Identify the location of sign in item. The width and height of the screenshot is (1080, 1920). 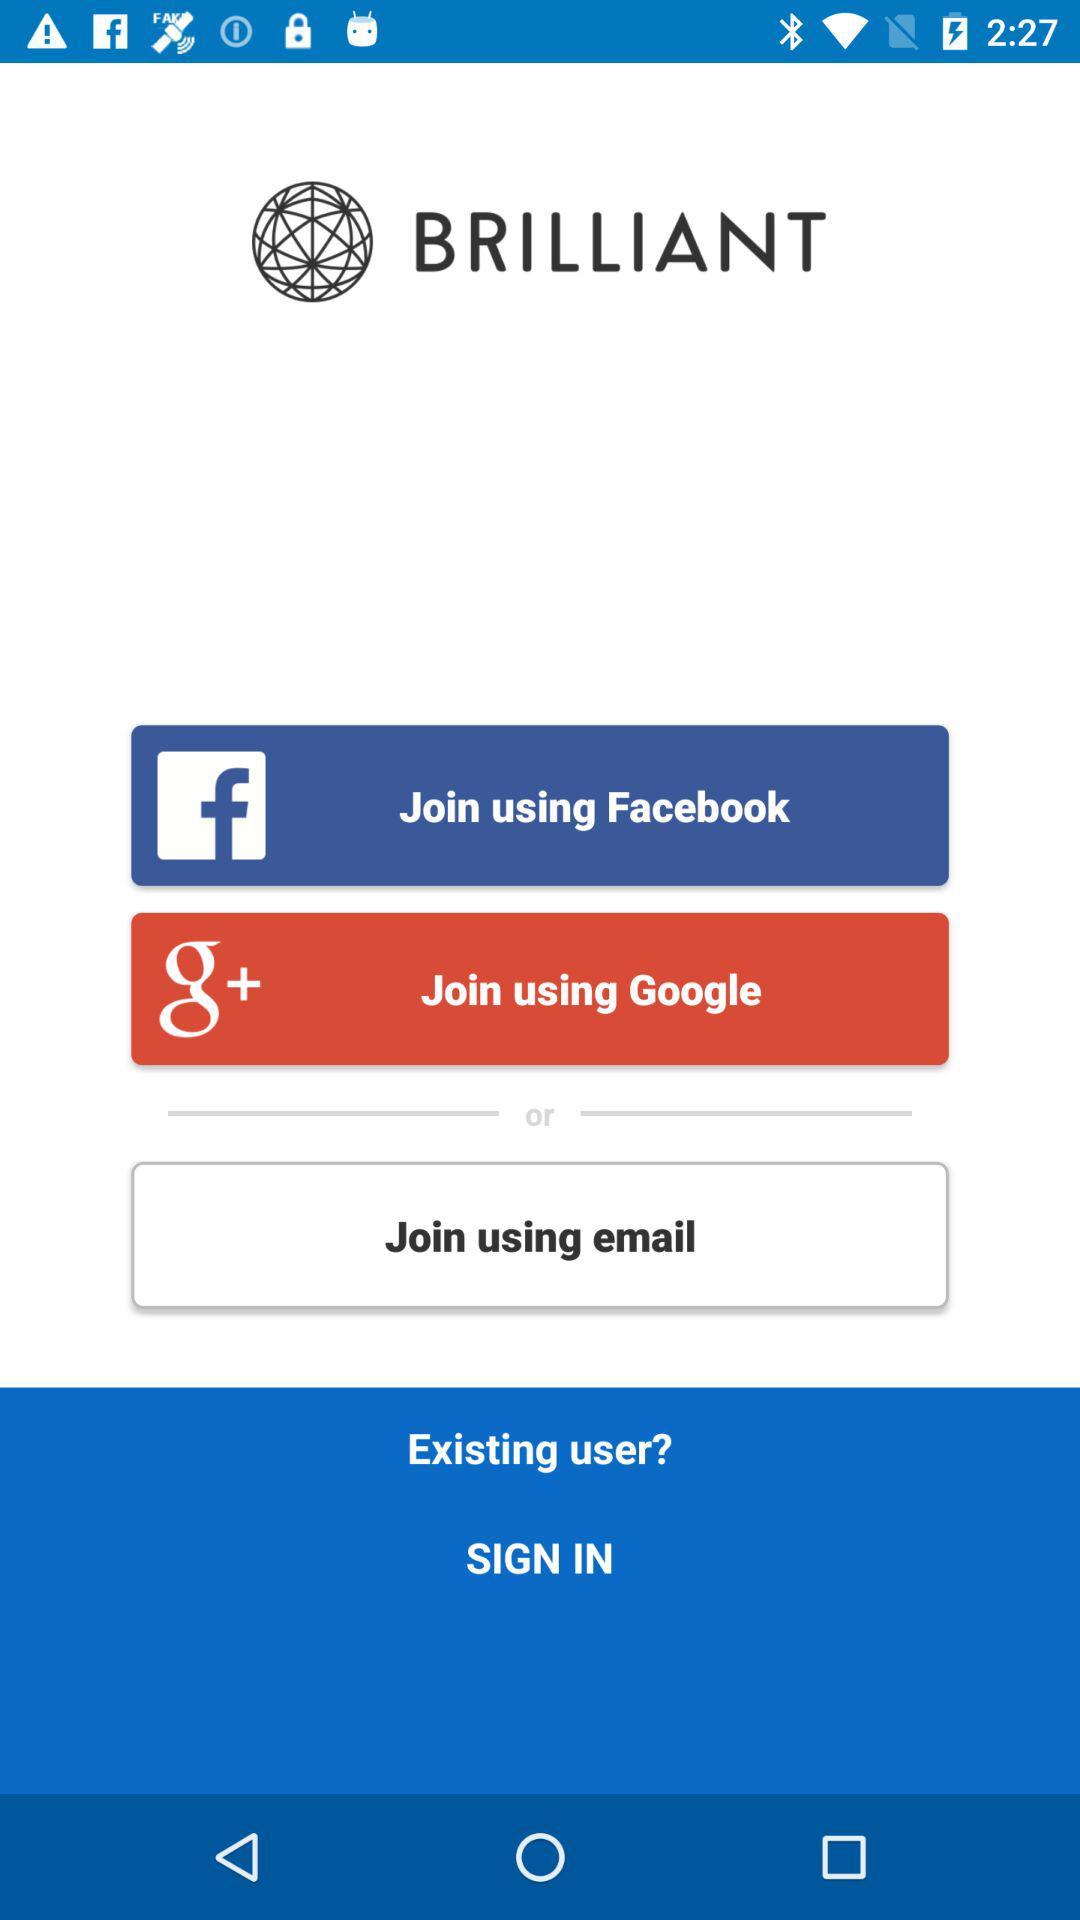
(540, 1555).